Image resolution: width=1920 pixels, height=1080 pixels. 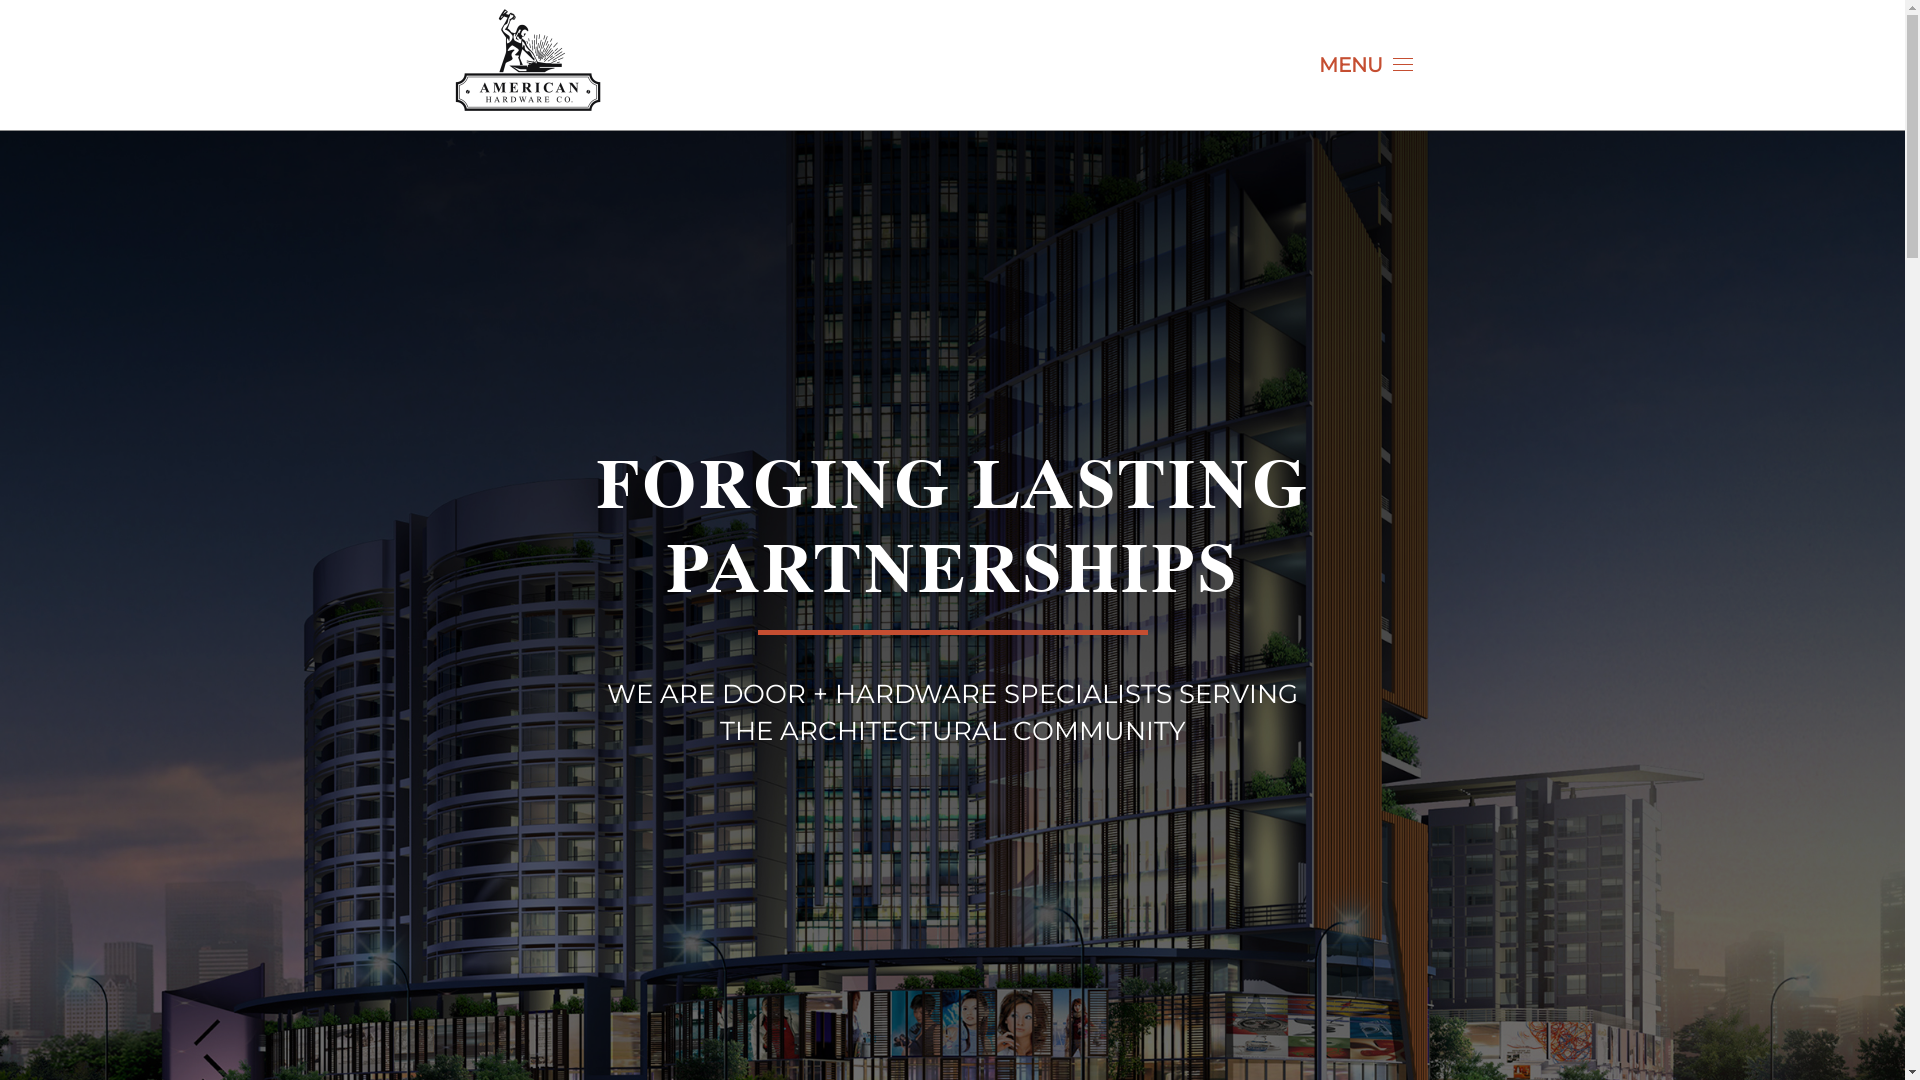 I want to click on 'MENU', so click(x=1365, y=64).